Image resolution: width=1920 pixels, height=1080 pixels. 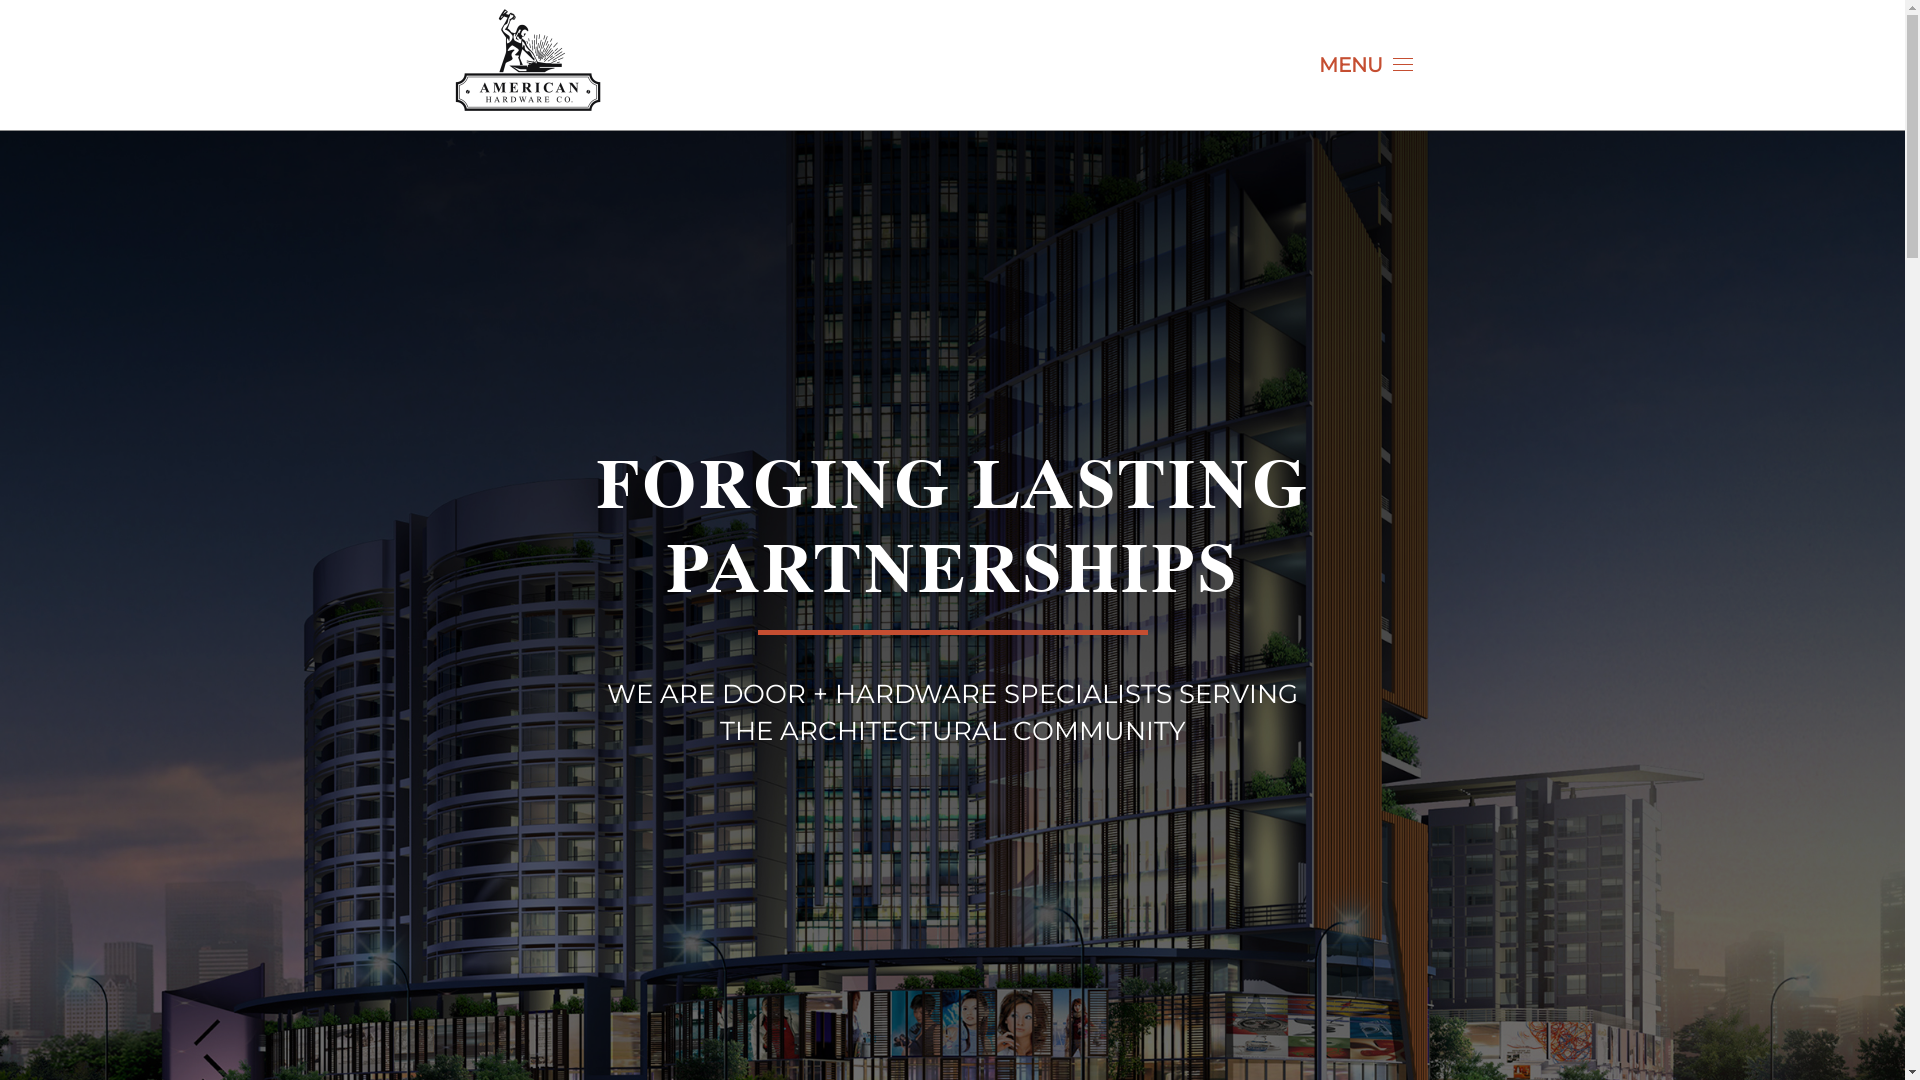 I want to click on 'MENU', so click(x=1365, y=64).